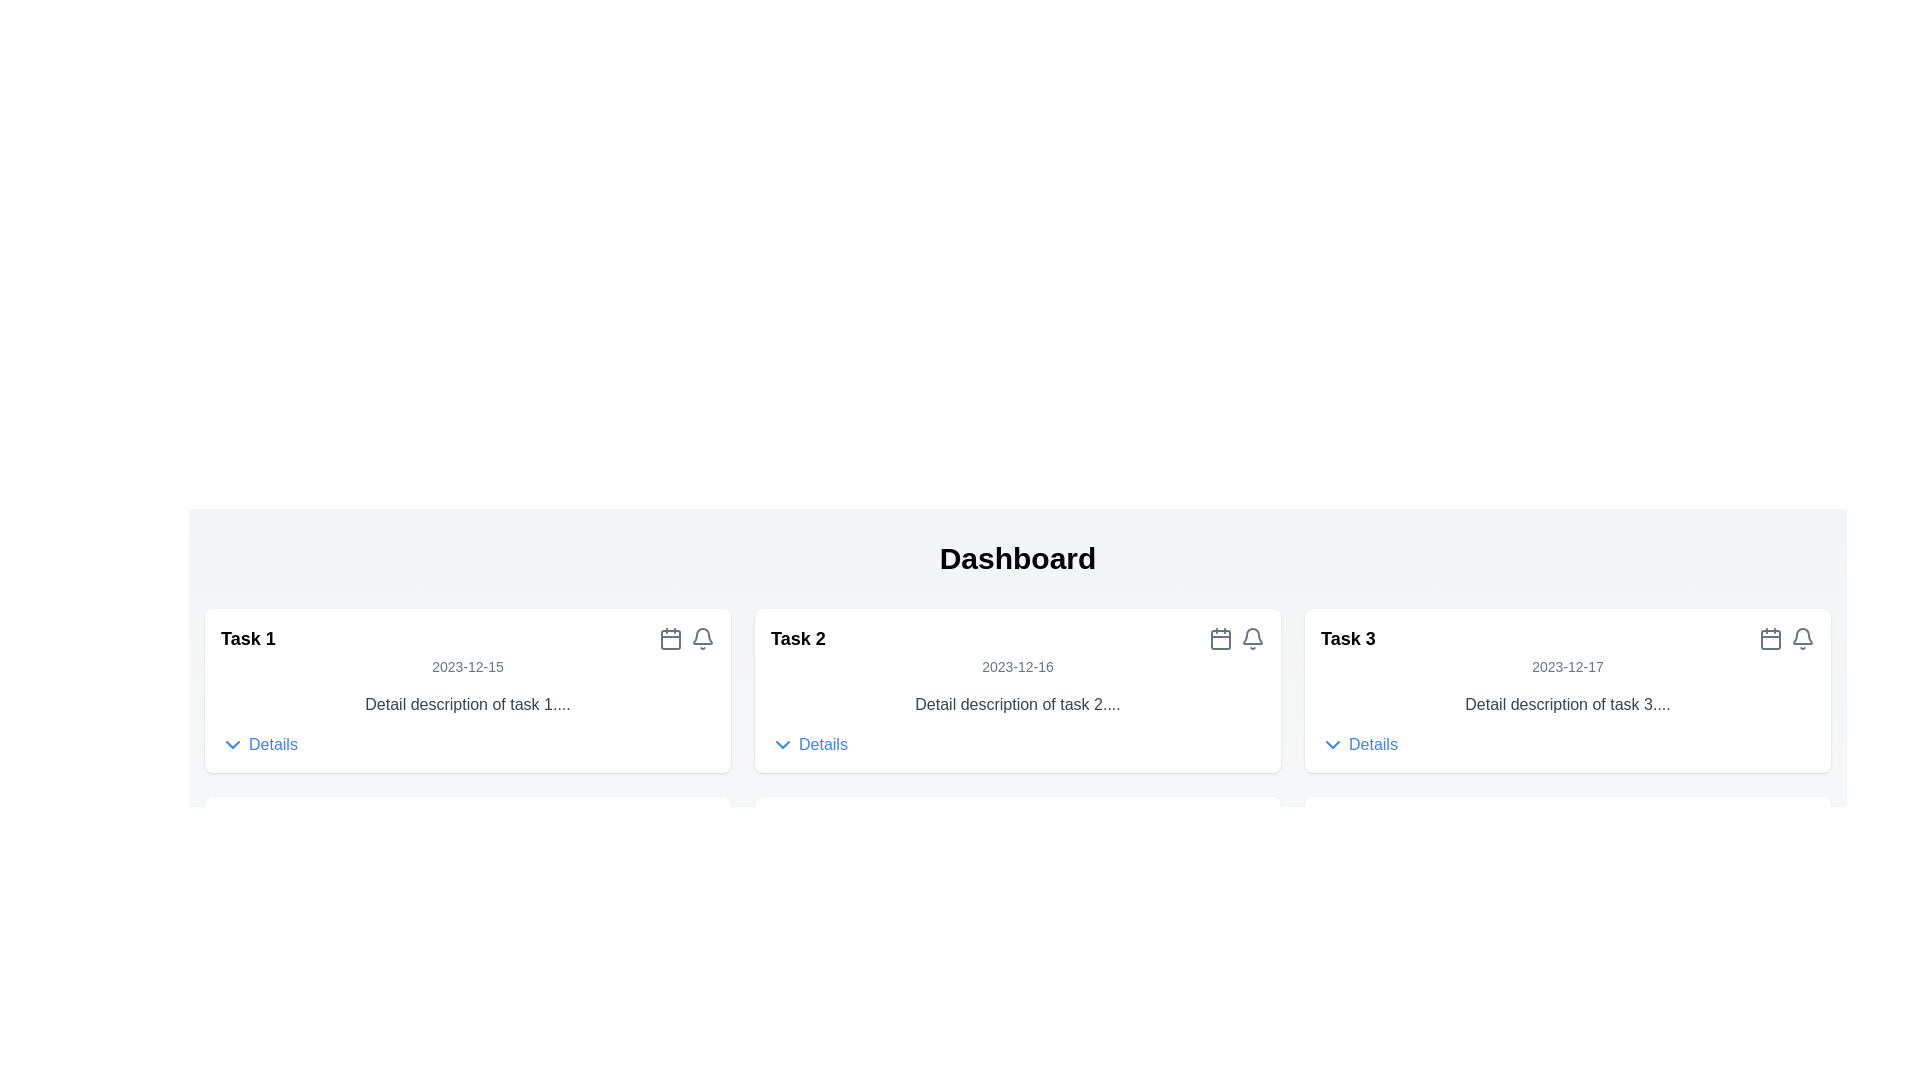 The width and height of the screenshot is (1920, 1080). I want to click on the 'Details' button with blue text and a downwards-pointing chevron icon located in the bottom section of the 'Task 3' panel, so click(1359, 744).